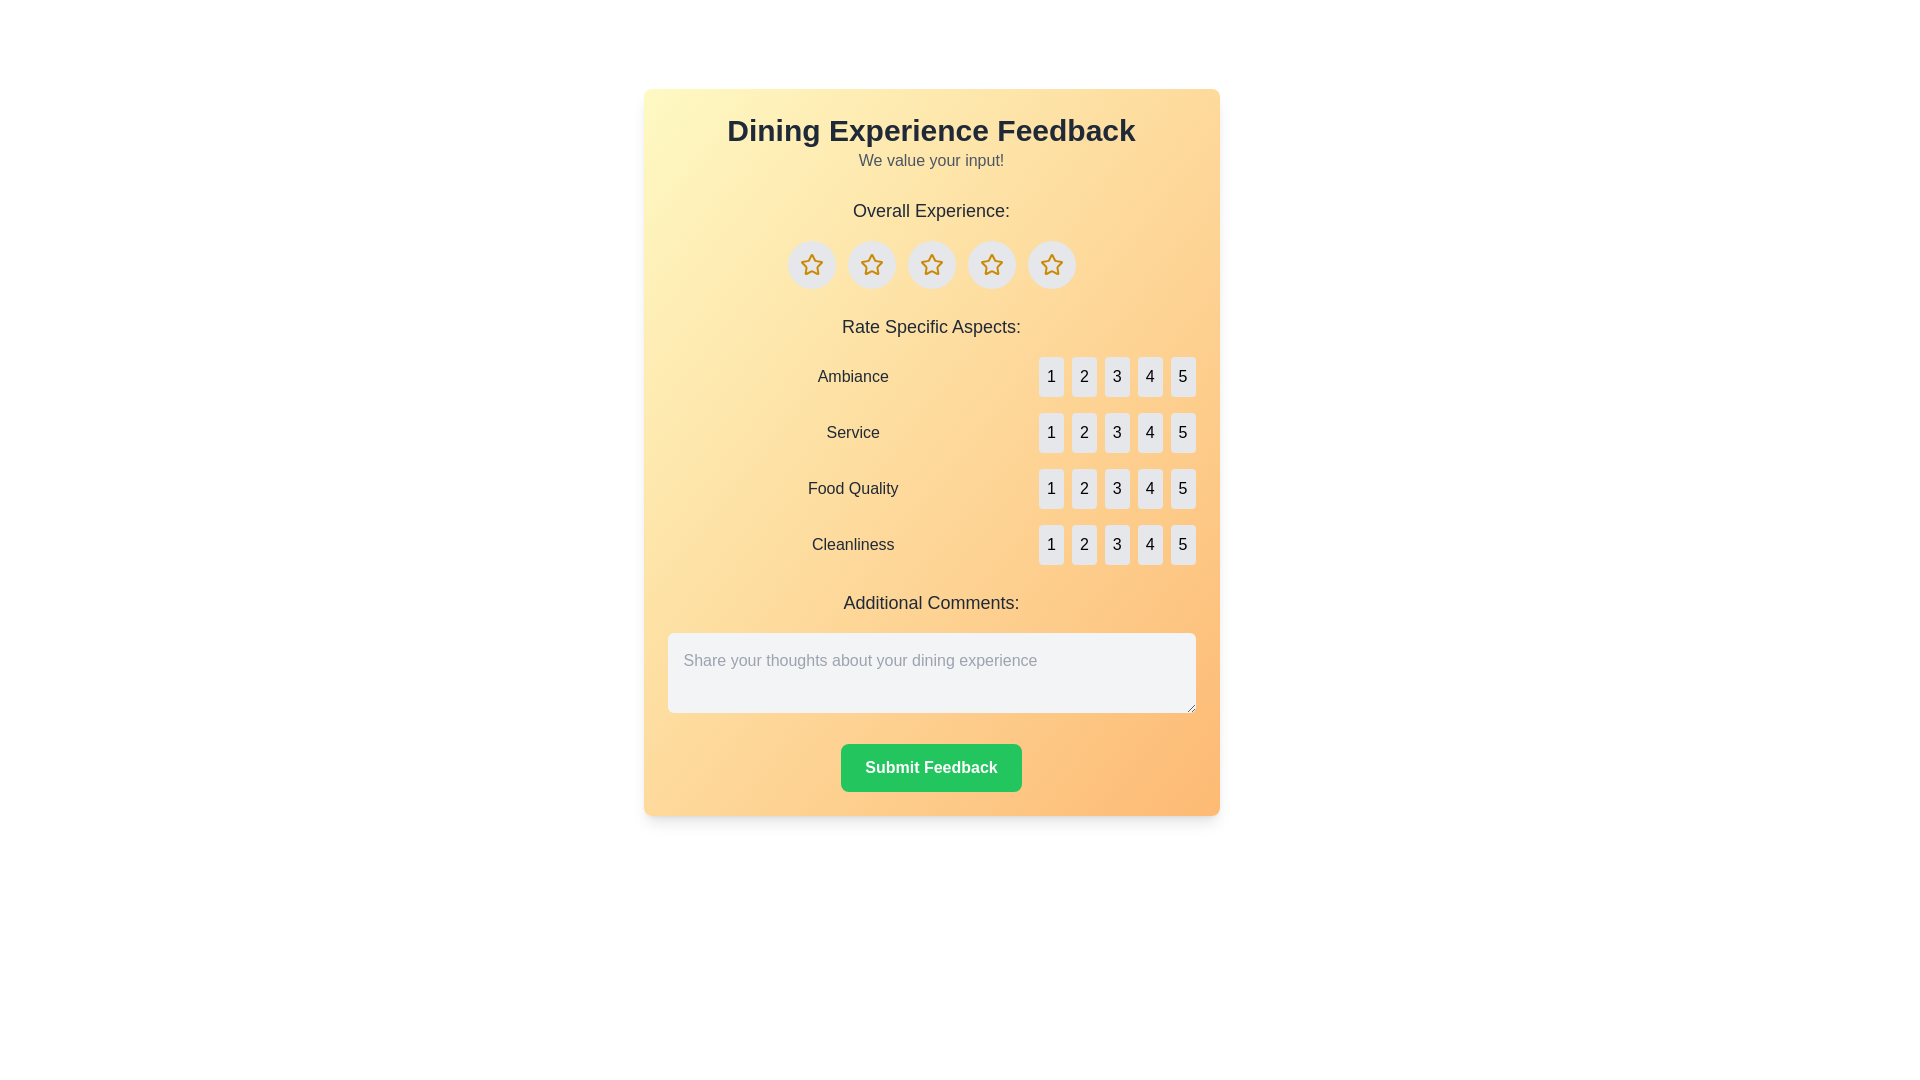  I want to click on the interactive rating buttons in the Rating section, located below the Overall Experience section, so click(930, 438).